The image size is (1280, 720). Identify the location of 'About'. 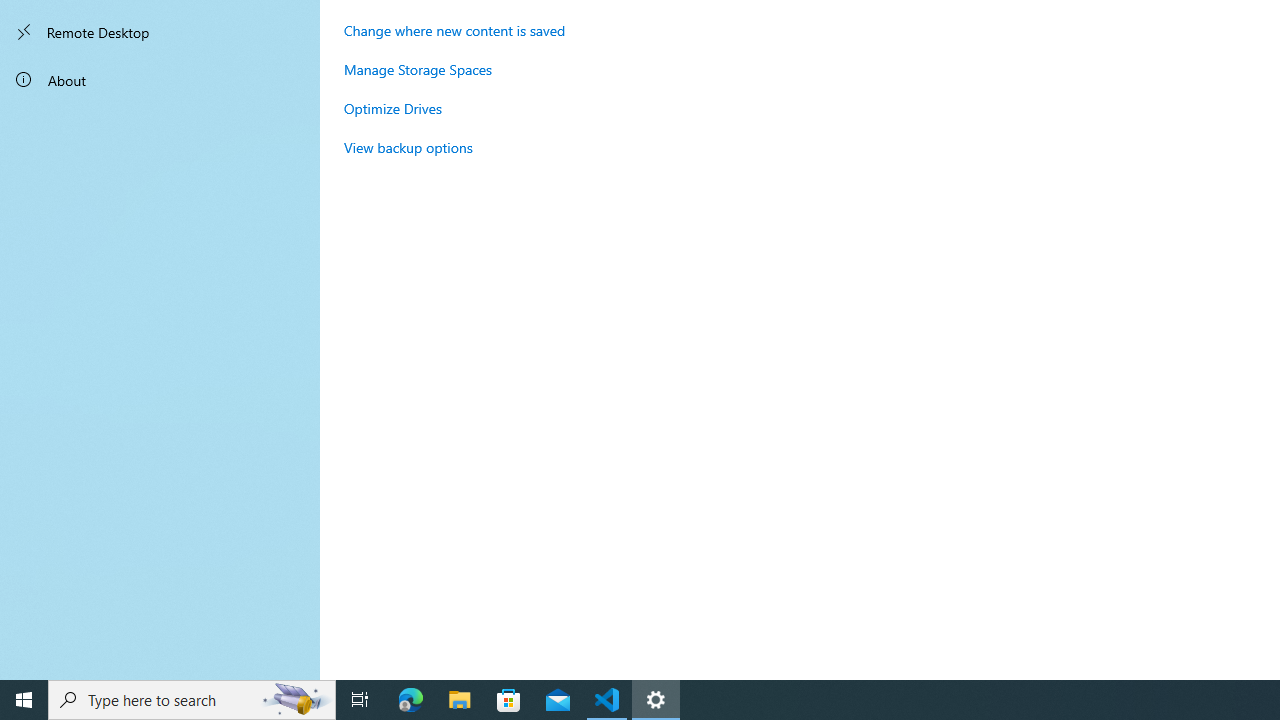
(160, 78).